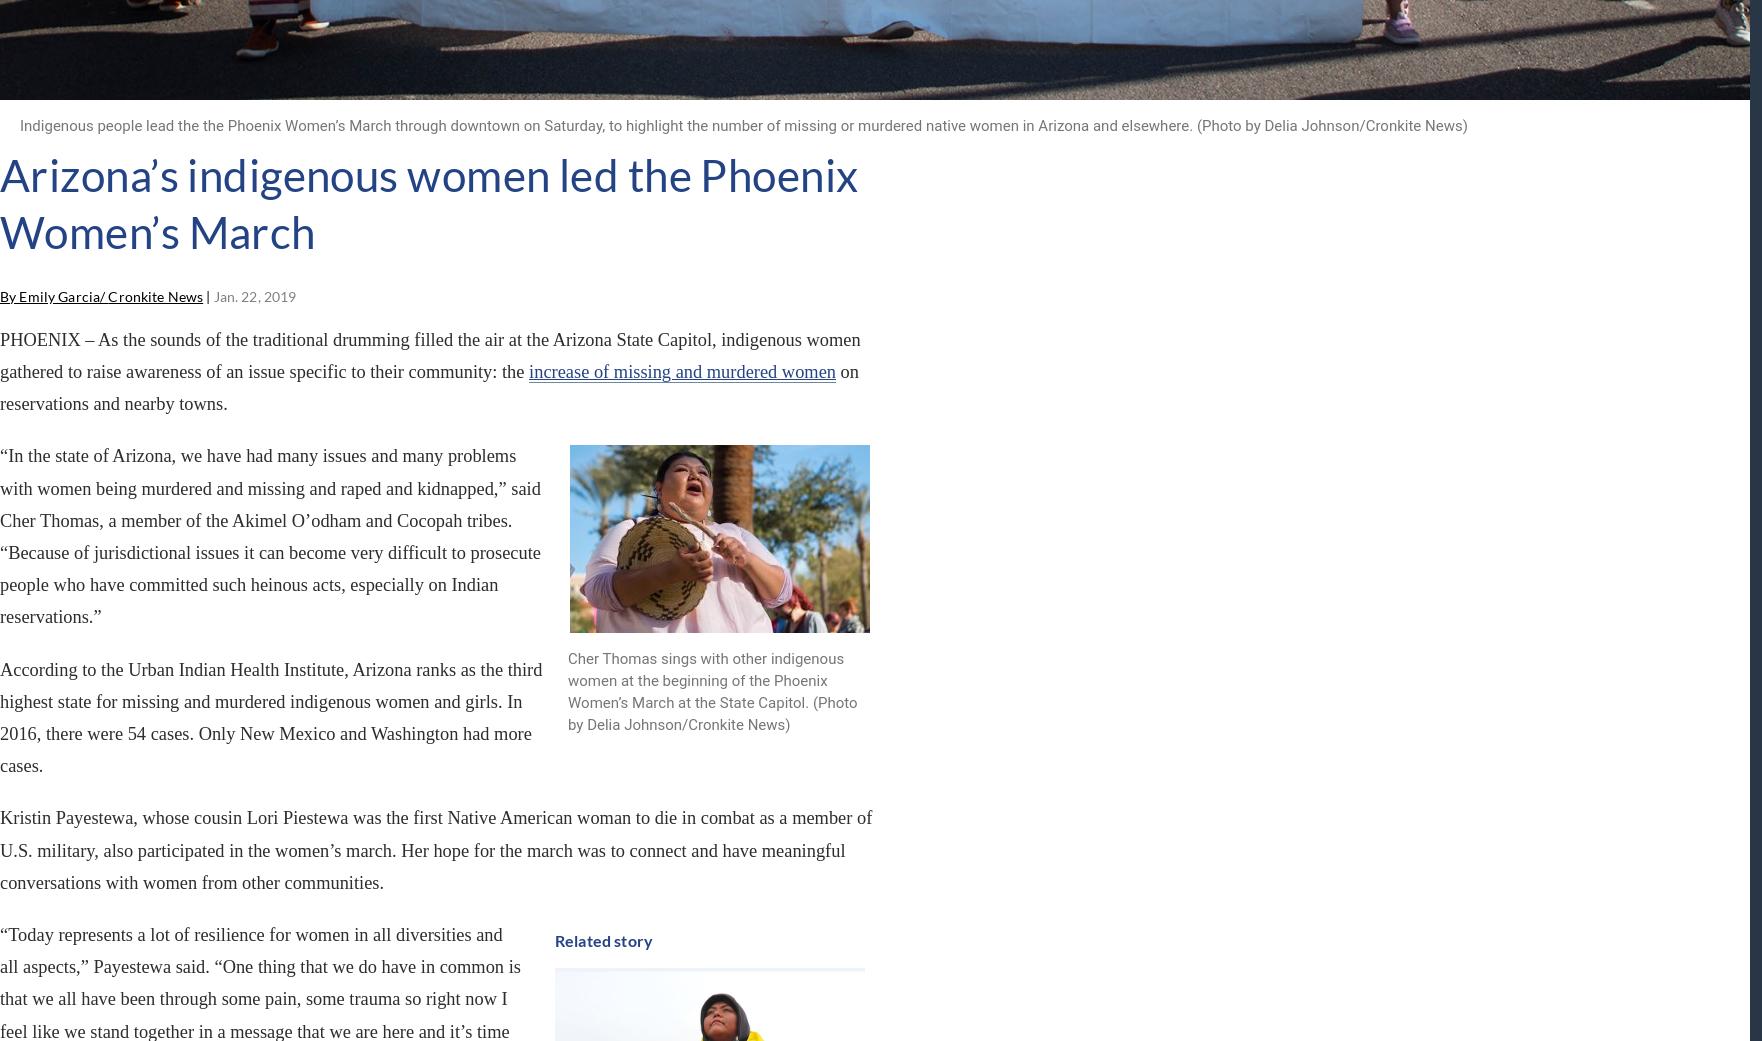 This screenshot has width=1762, height=1041. I want to click on 'USE OUR CONTENT', so click(629, 808).